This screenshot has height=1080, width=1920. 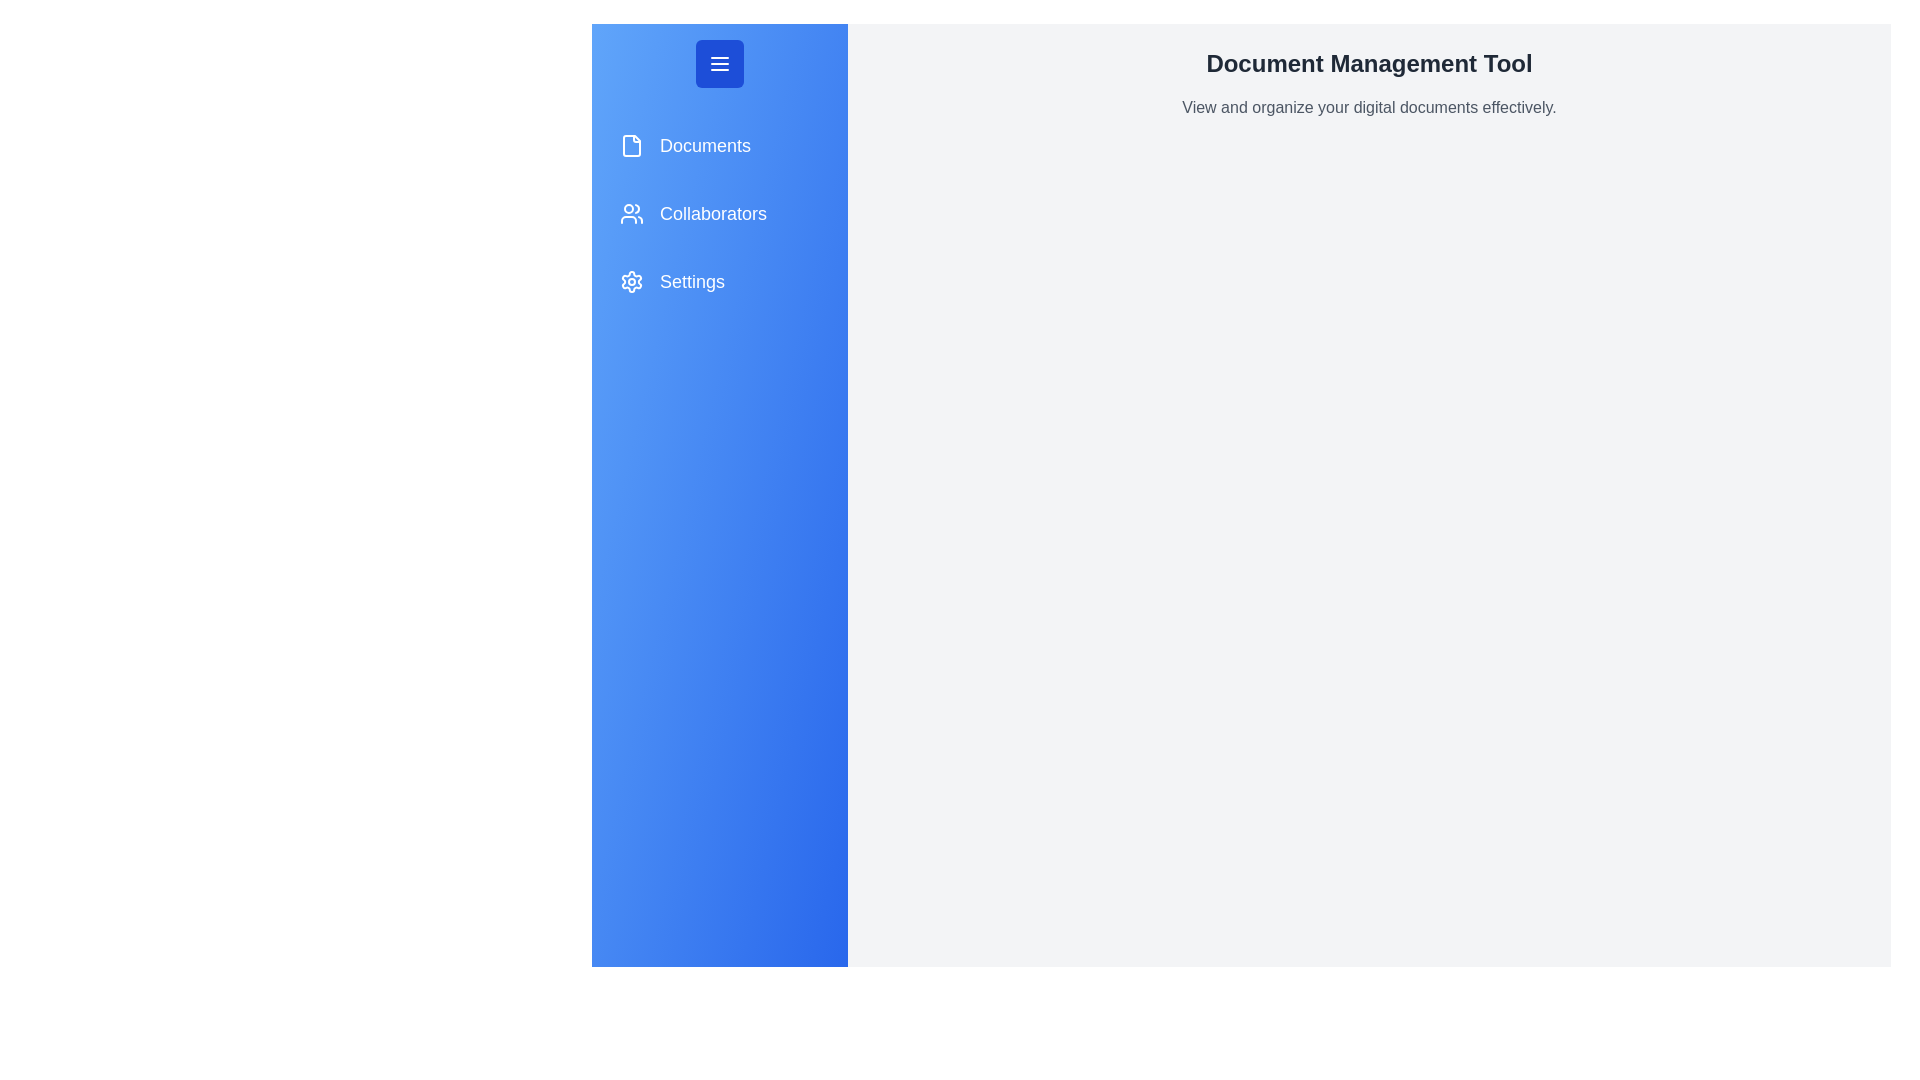 What do you see at coordinates (720, 63) in the screenshot?
I see `button with the menu icon to toggle the drawer` at bounding box center [720, 63].